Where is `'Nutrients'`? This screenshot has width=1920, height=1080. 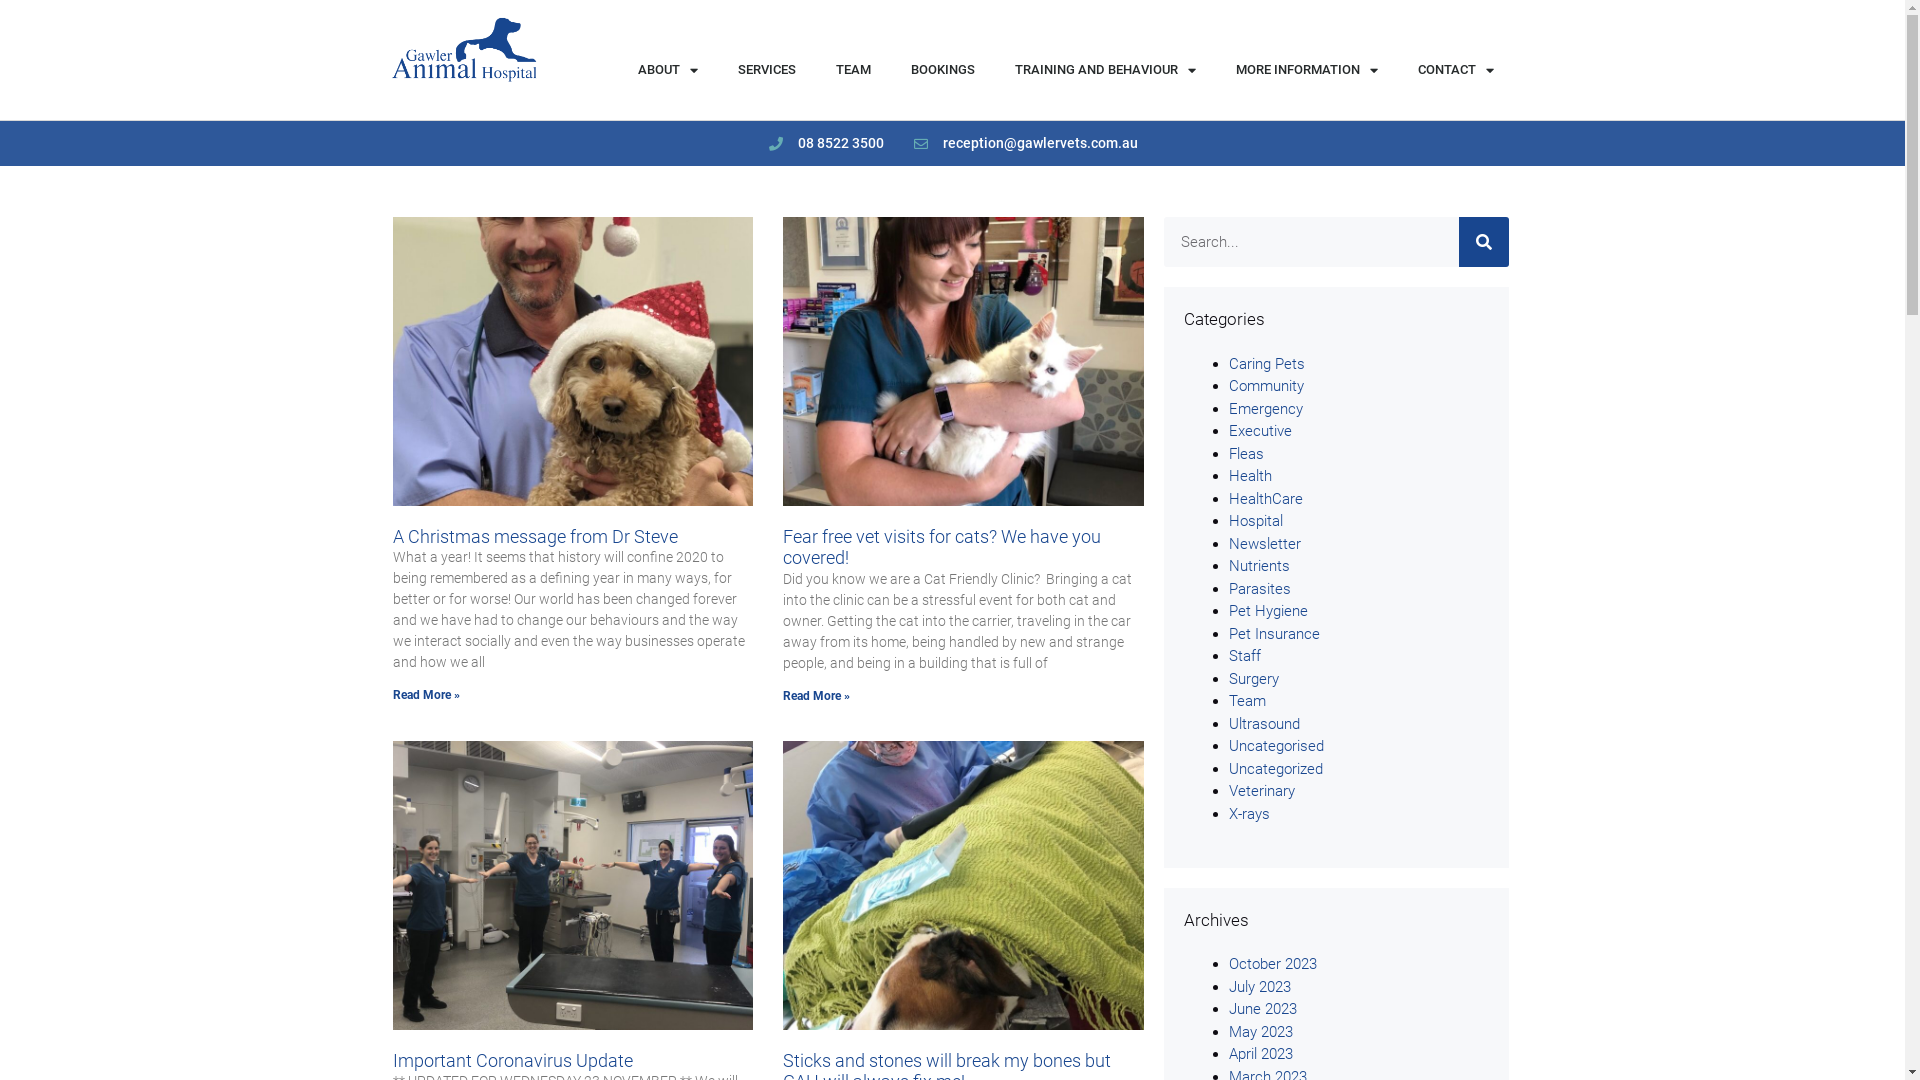 'Nutrients' is located at coordinates (1227, 566).